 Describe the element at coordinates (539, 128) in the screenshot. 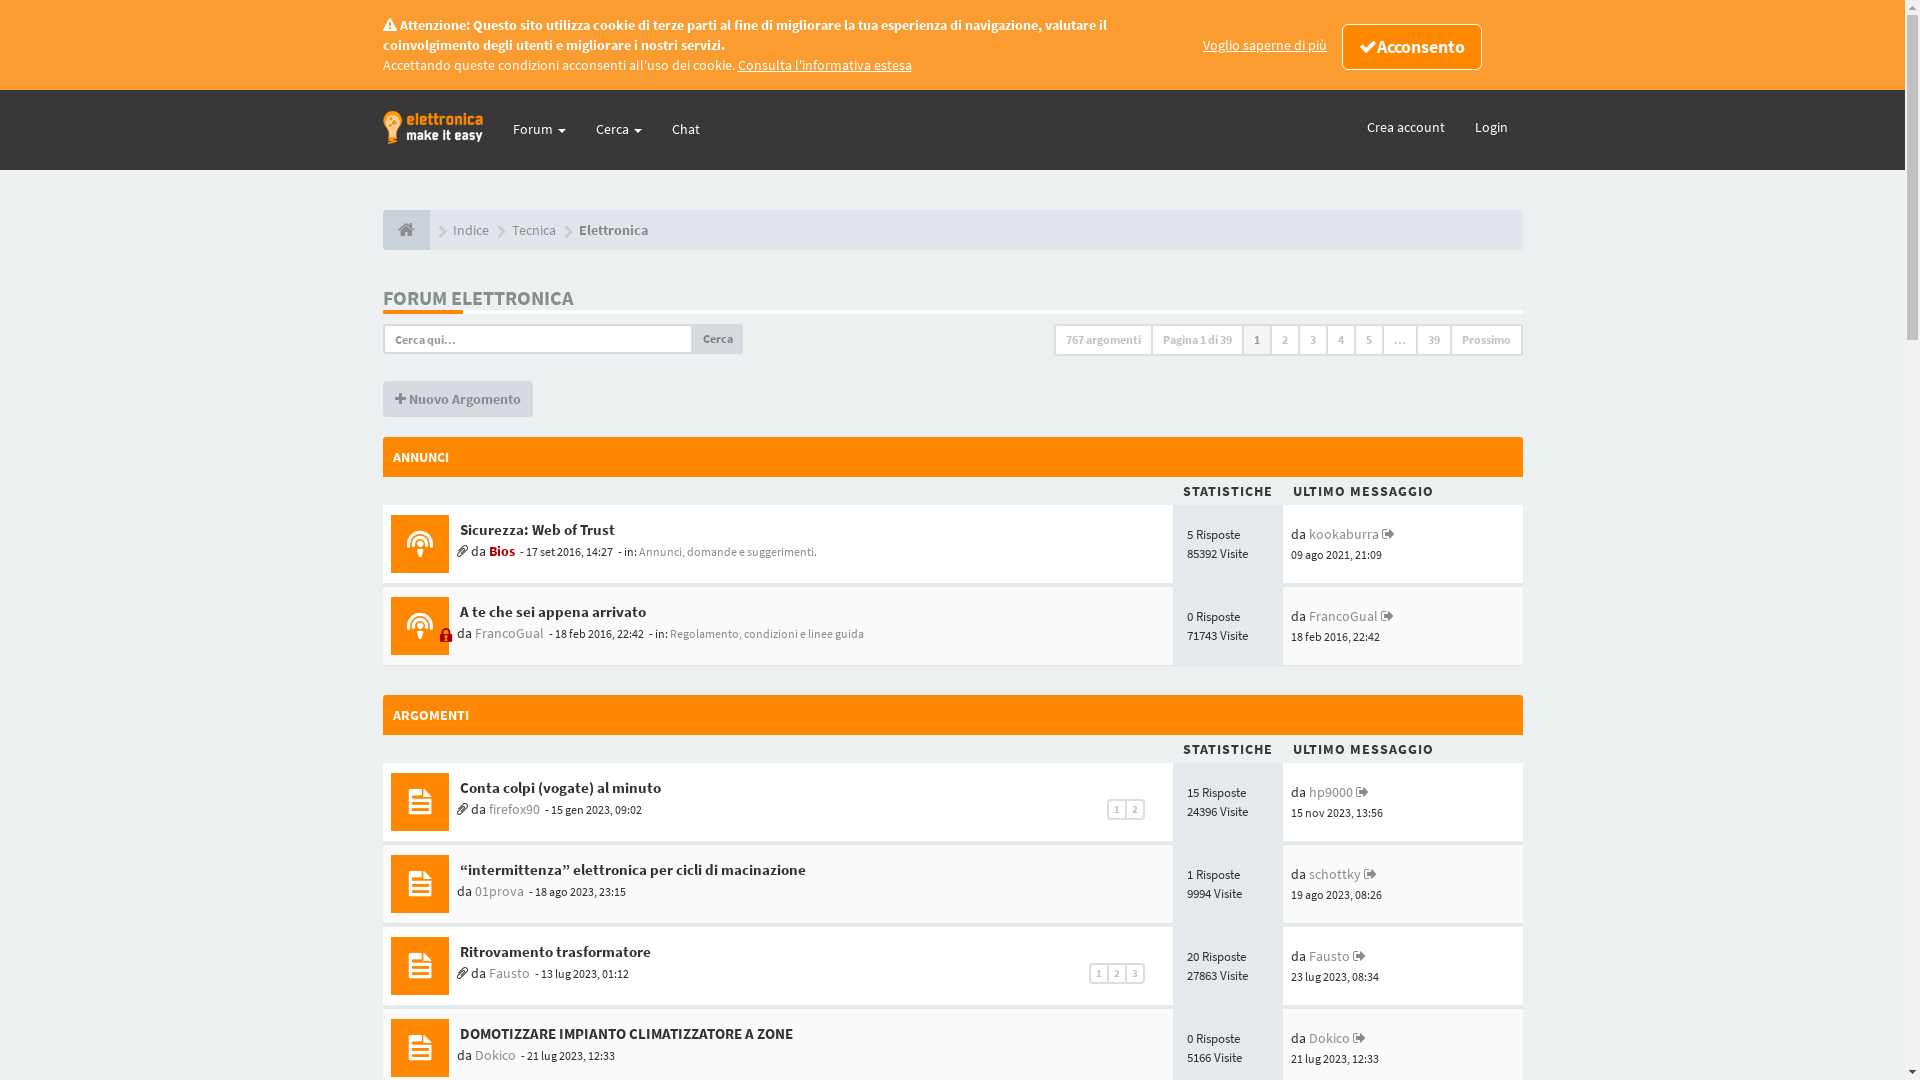

I see `'Forum '` at that location.